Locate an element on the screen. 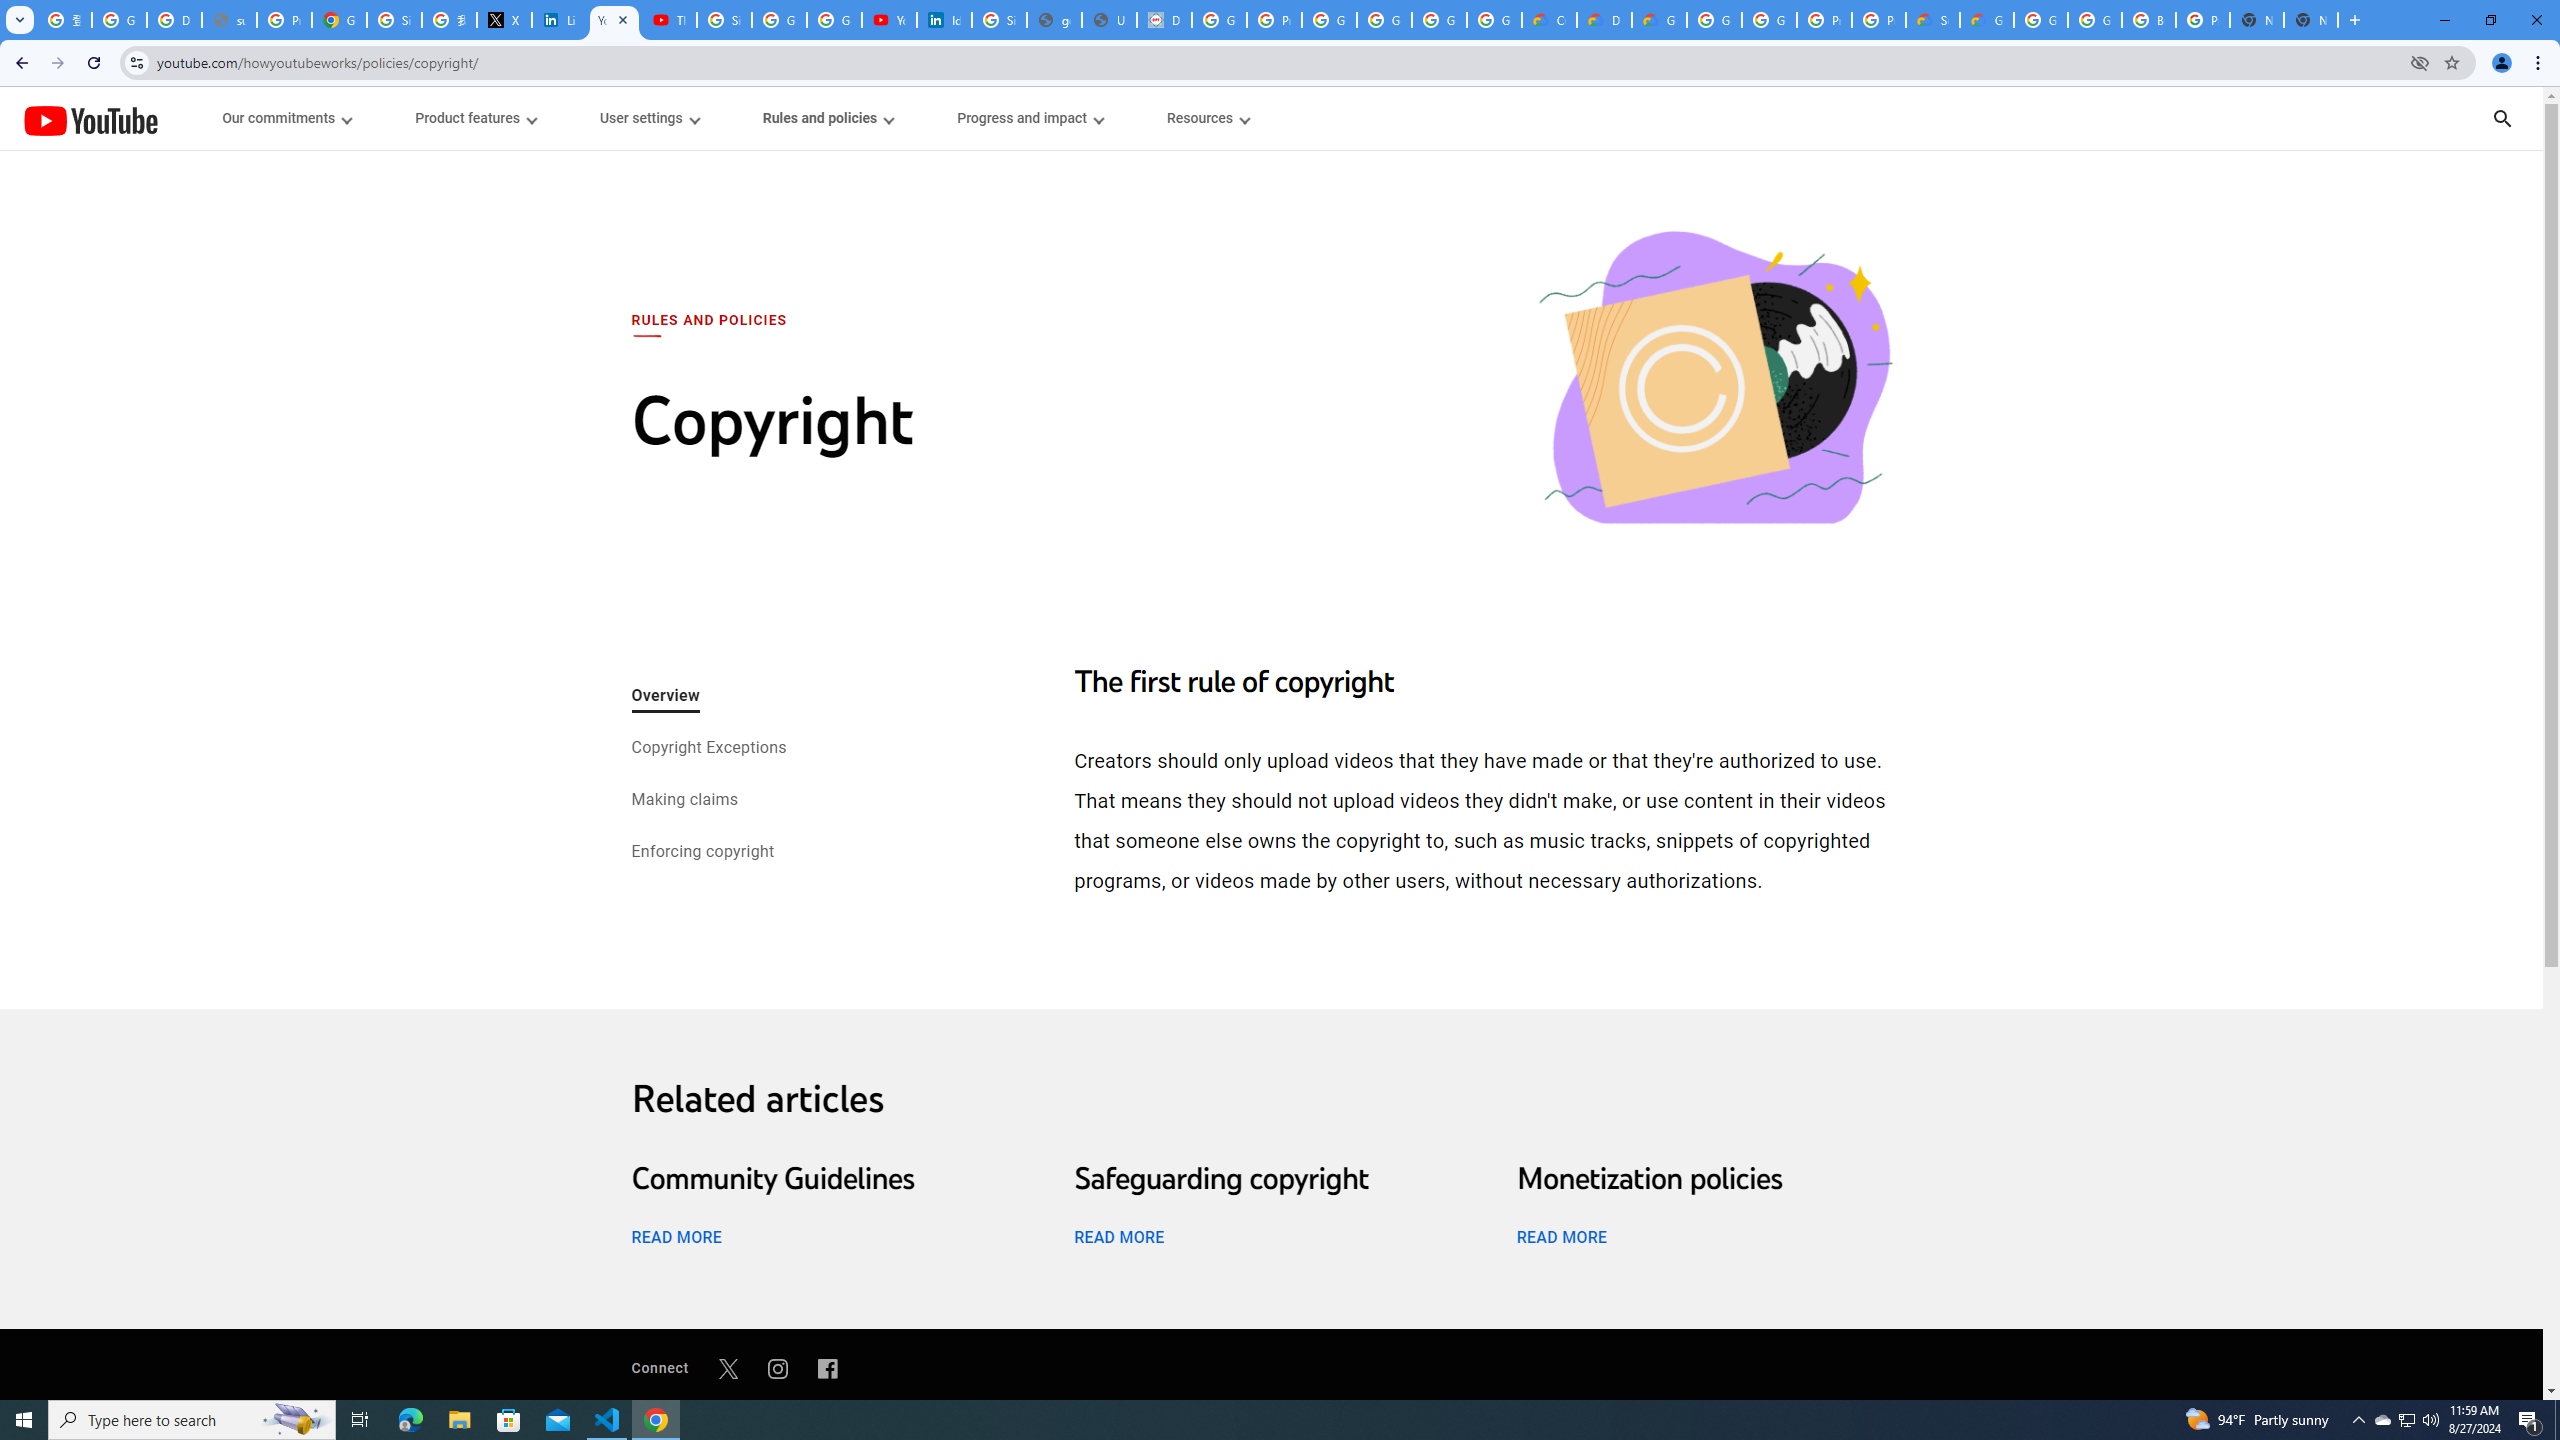 The image size is (2560, 1440). 'User settings menupopup' is located at coordinates (648, 118).